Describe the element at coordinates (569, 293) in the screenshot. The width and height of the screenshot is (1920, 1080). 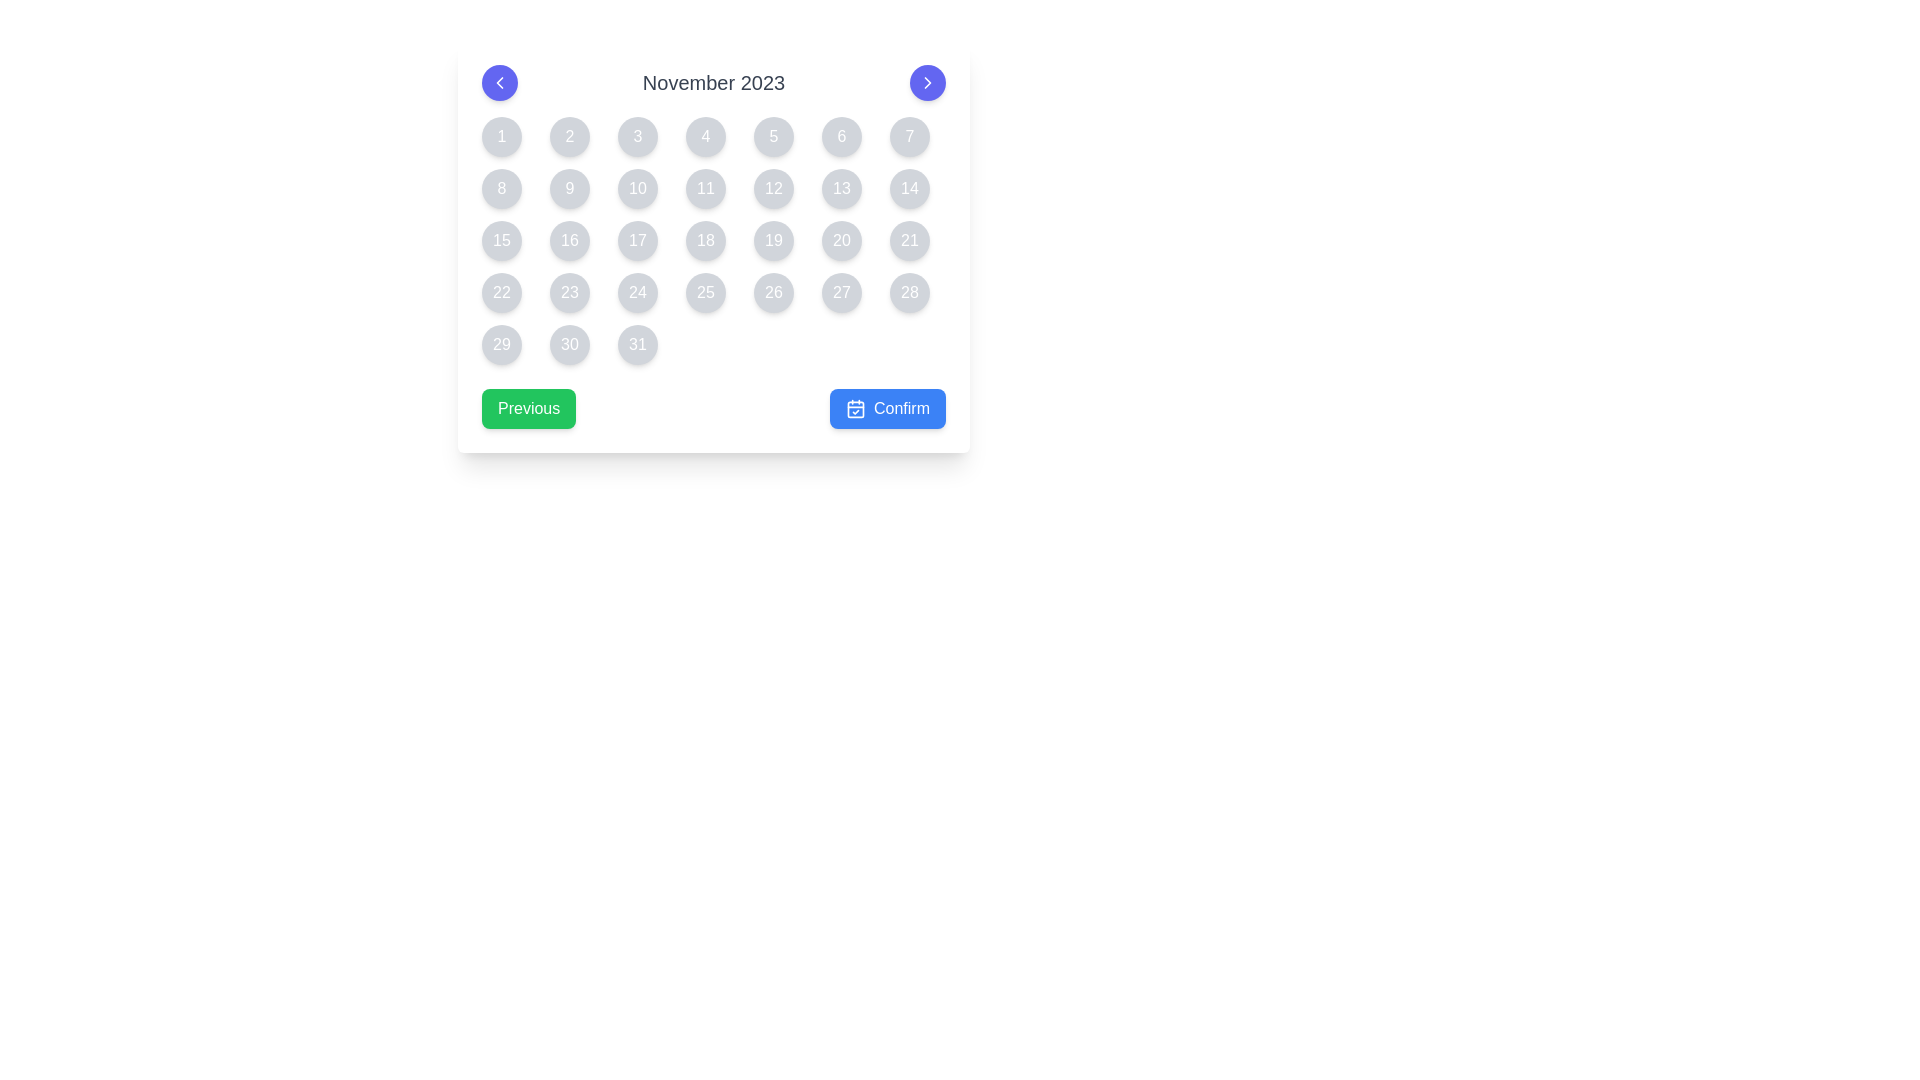
I see `the button representing the 23rd day in the November 2023 calendar` at that location.